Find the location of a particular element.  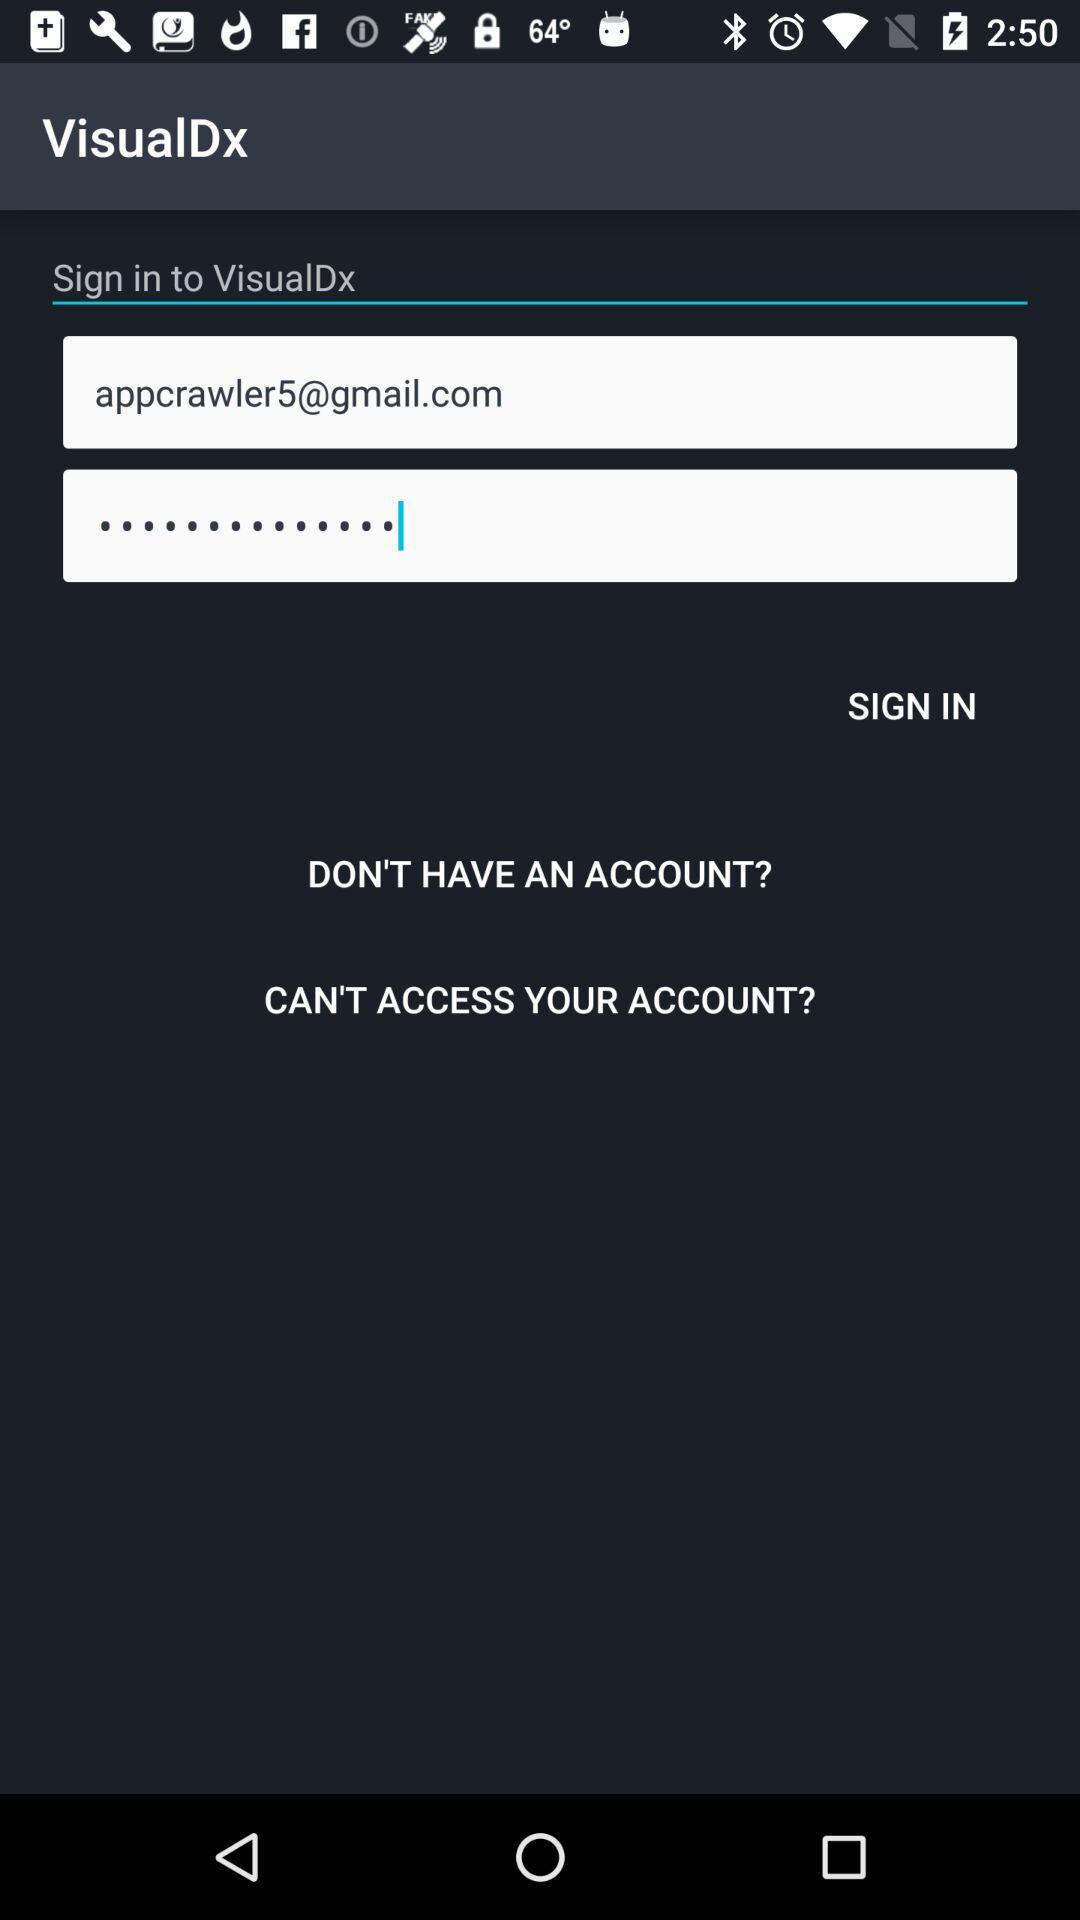

the icon below the appcrawler5@gmail.com icon is located at coordinates (540, 525).